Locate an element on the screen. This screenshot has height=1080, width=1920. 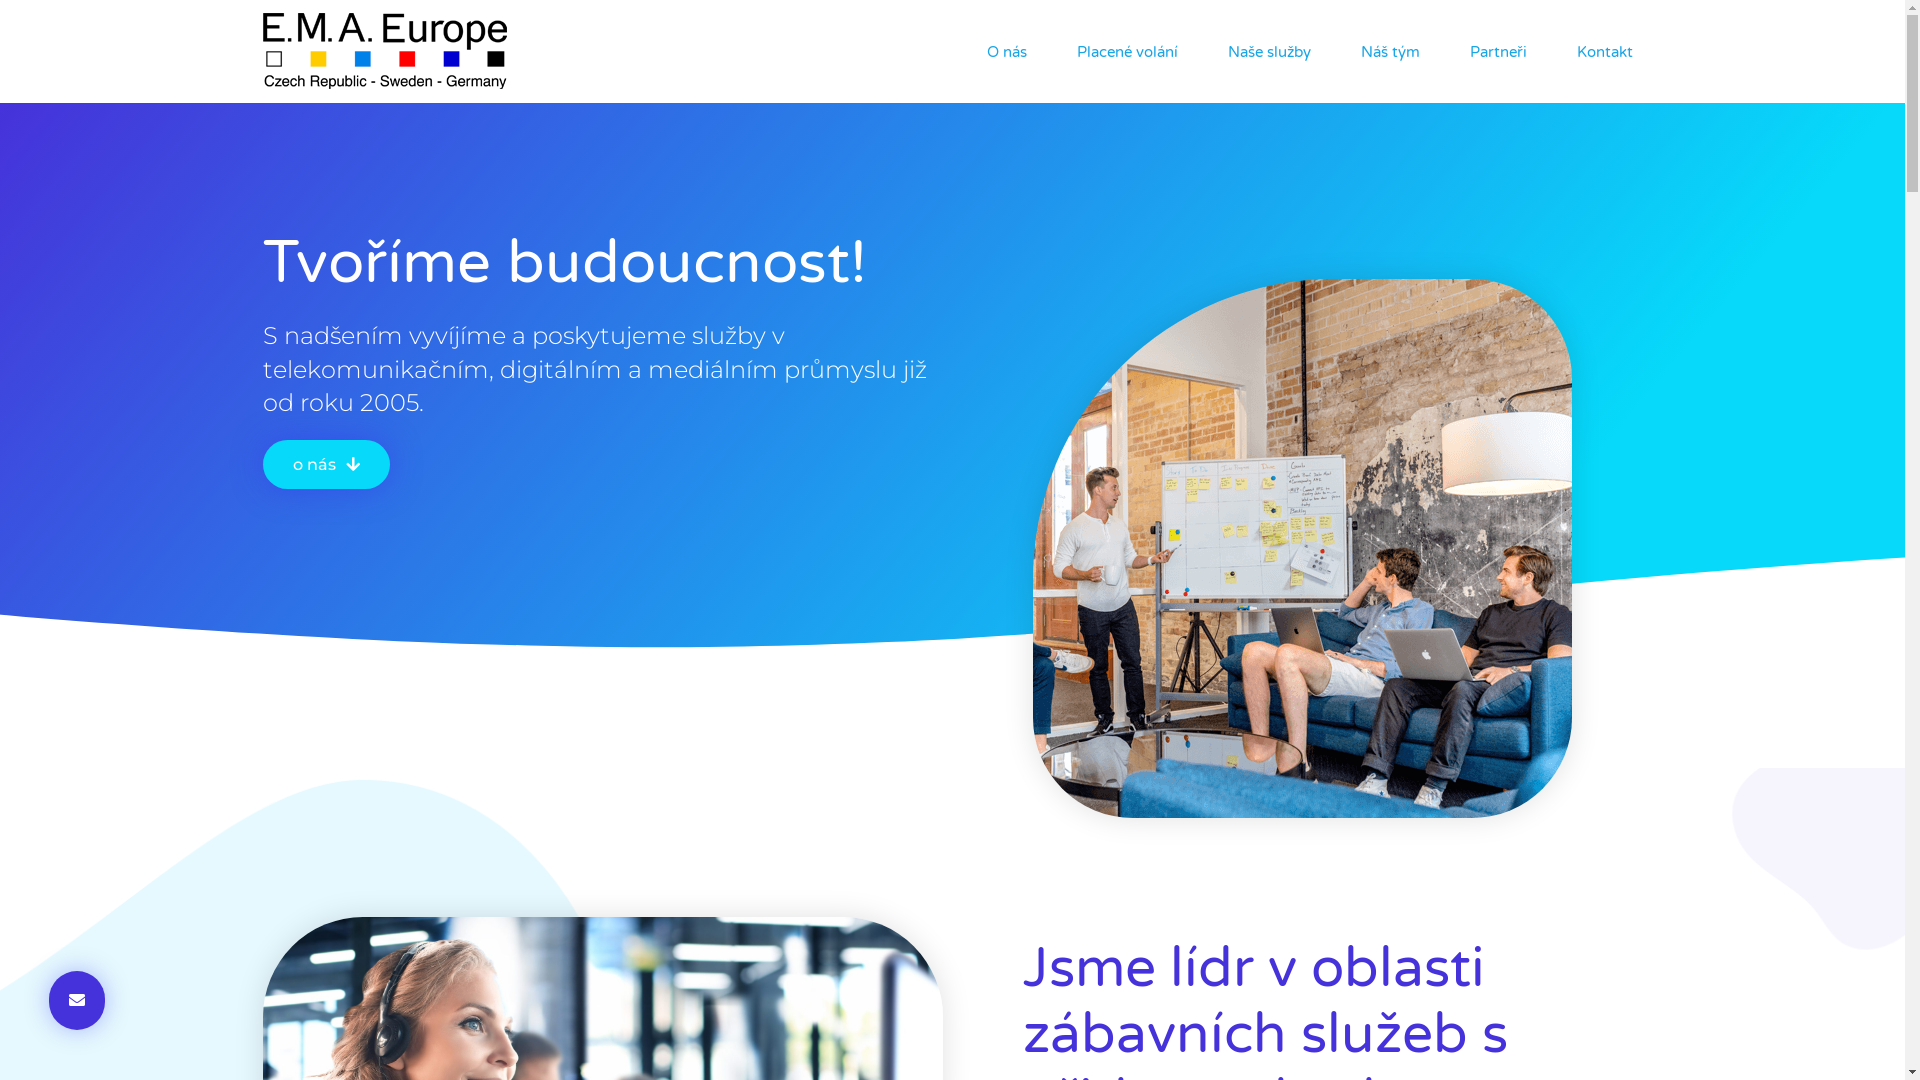
'Kontakt' is located at coordinates (1603, 50).